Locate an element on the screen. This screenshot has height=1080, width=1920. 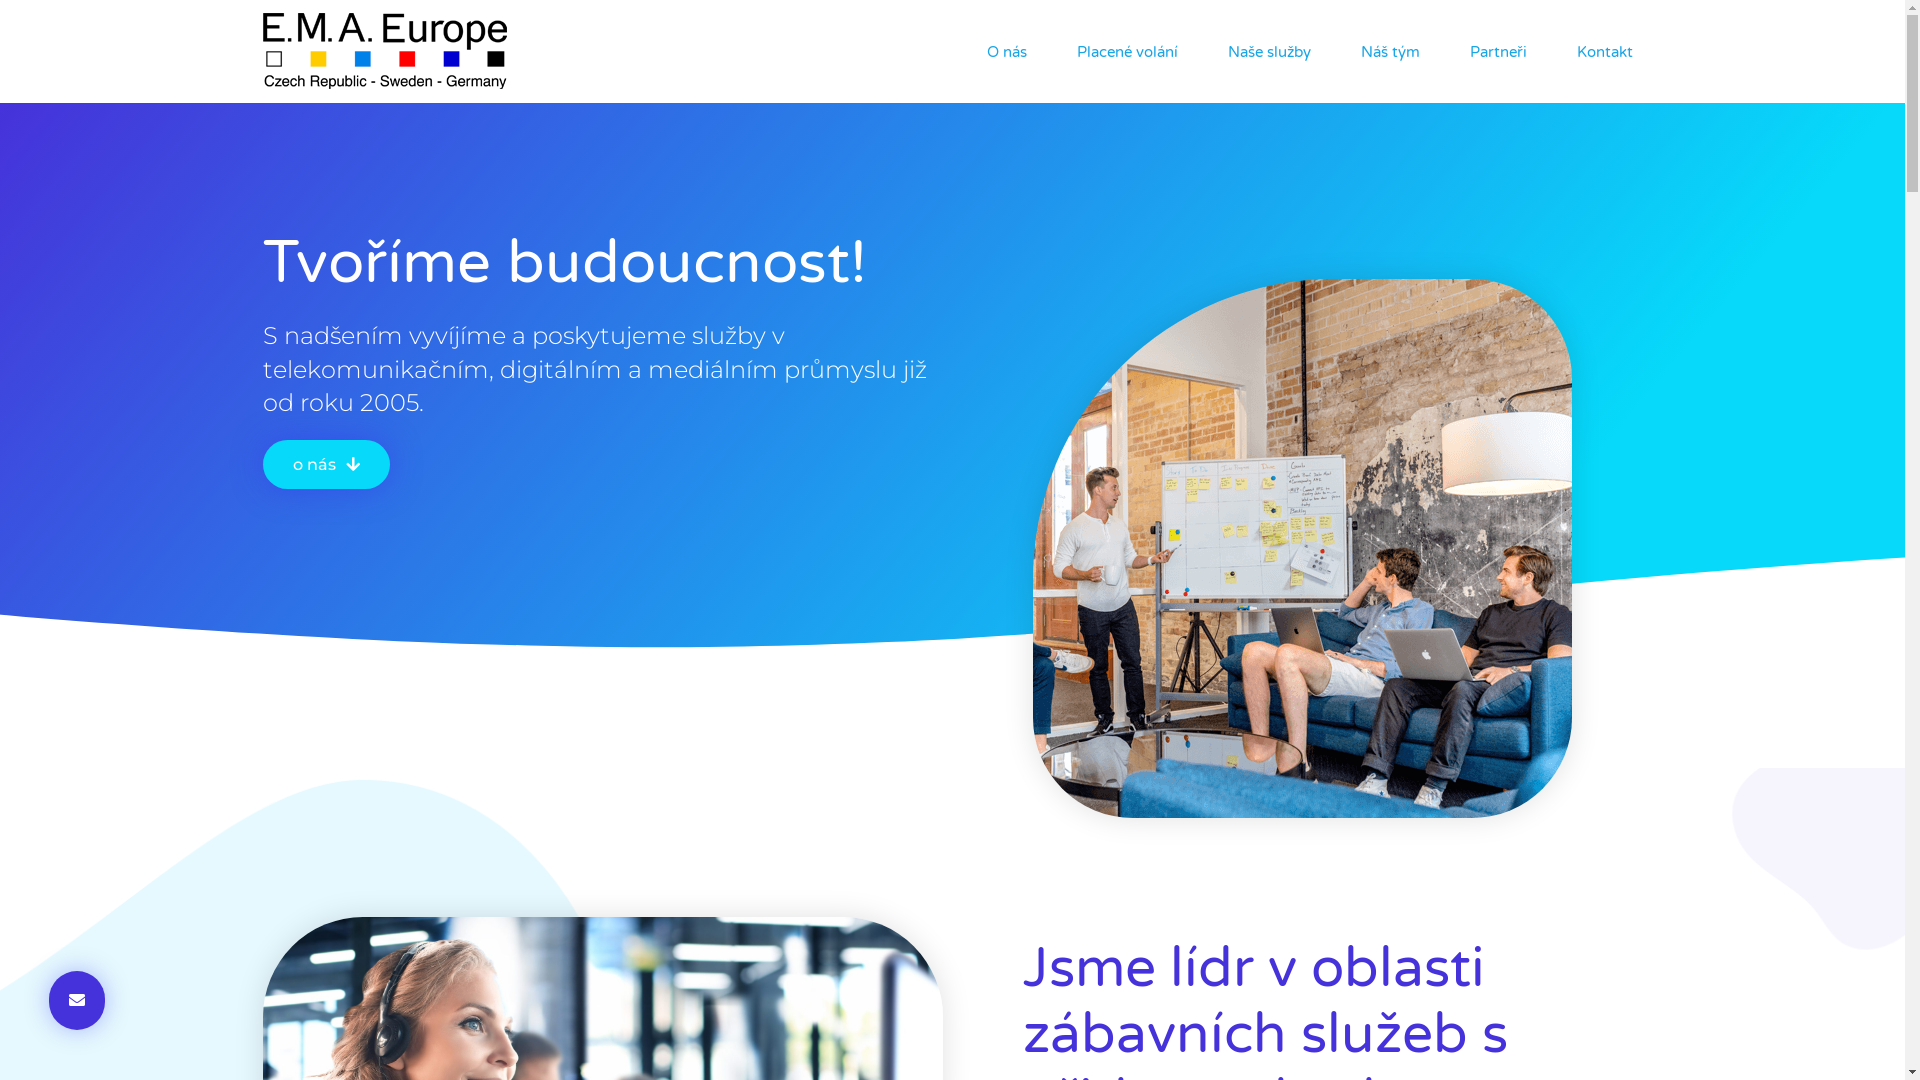
'Kontakt' is located at coordinates (1603, 50).